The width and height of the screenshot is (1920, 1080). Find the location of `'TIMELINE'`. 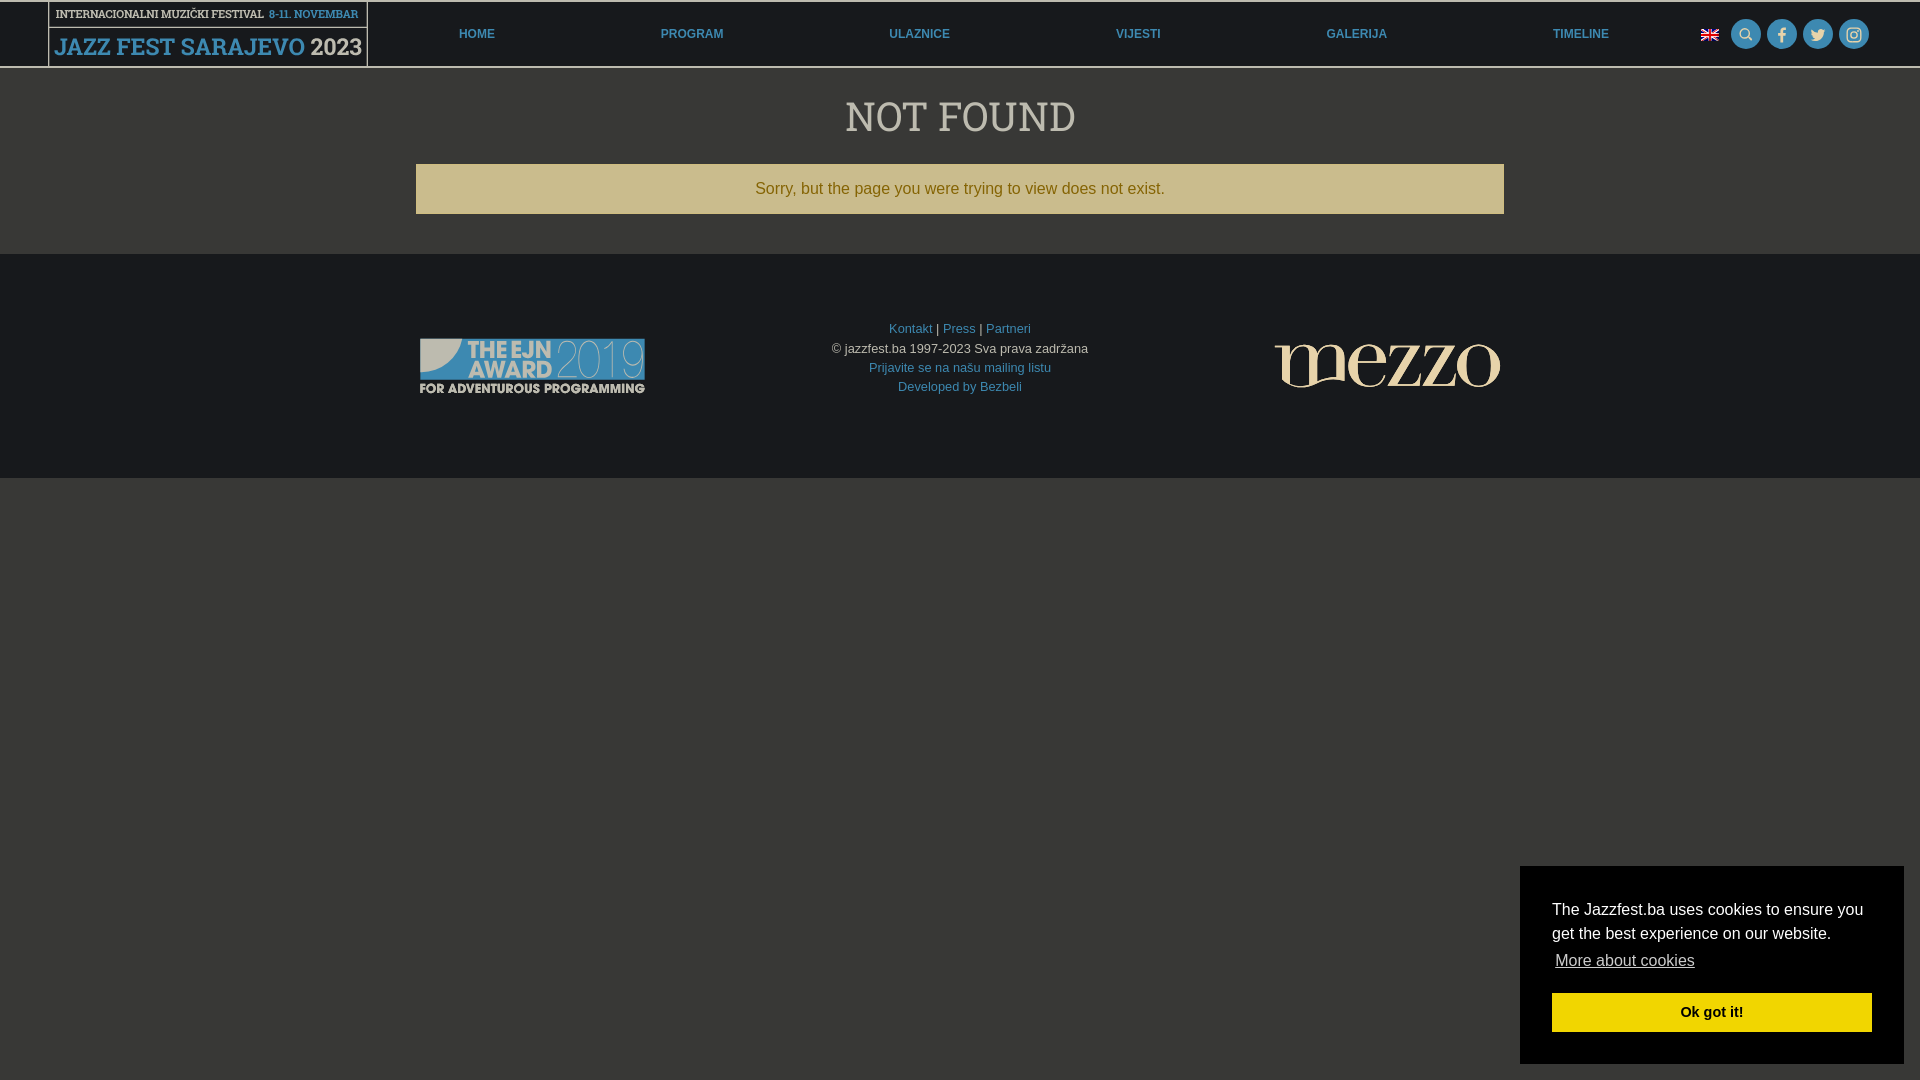

'TIMELINE' is located at coordinates (1579, 34).